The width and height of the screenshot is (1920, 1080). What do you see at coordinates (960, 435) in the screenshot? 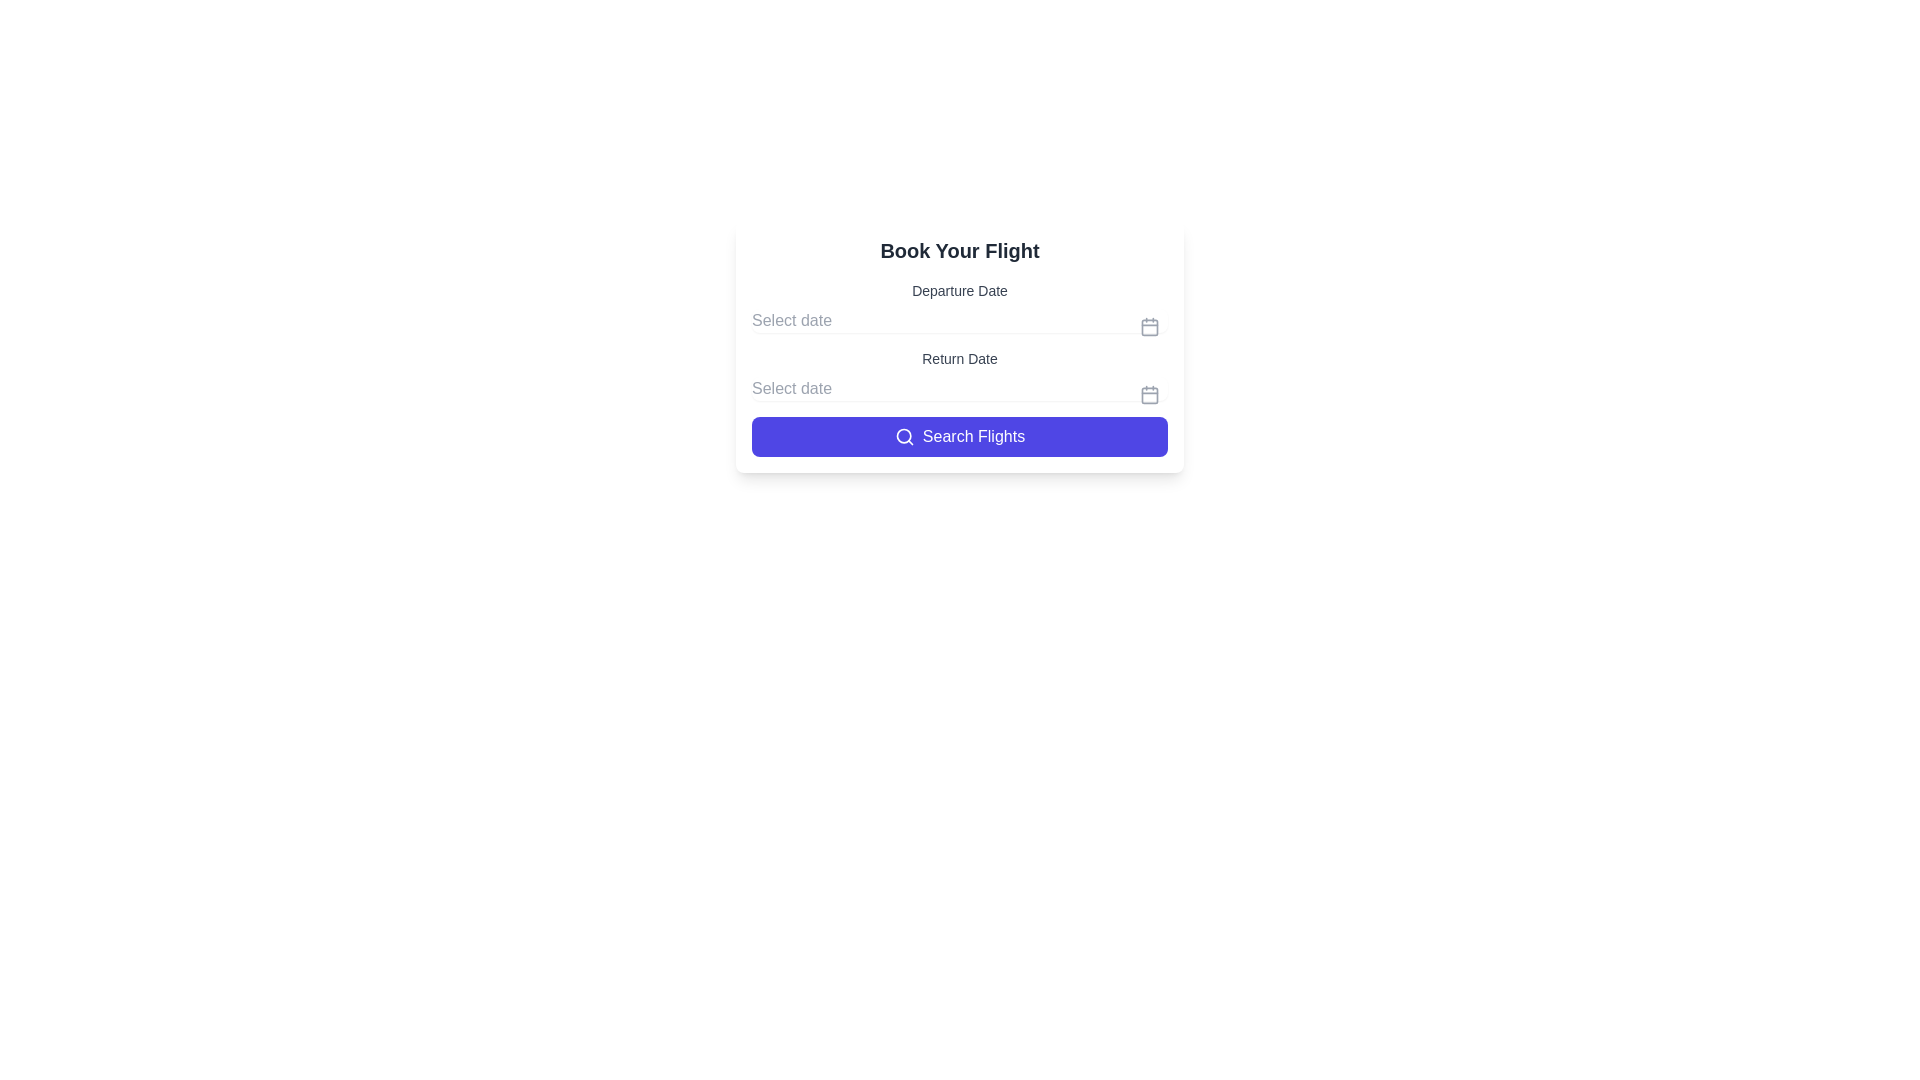
I see `the rectangular 'Search Flights' button with a vibrant indigo background and white text located at the bottom of the 'Book Your Flight' card to initiate the flight search` at bounding box center [960, 435].